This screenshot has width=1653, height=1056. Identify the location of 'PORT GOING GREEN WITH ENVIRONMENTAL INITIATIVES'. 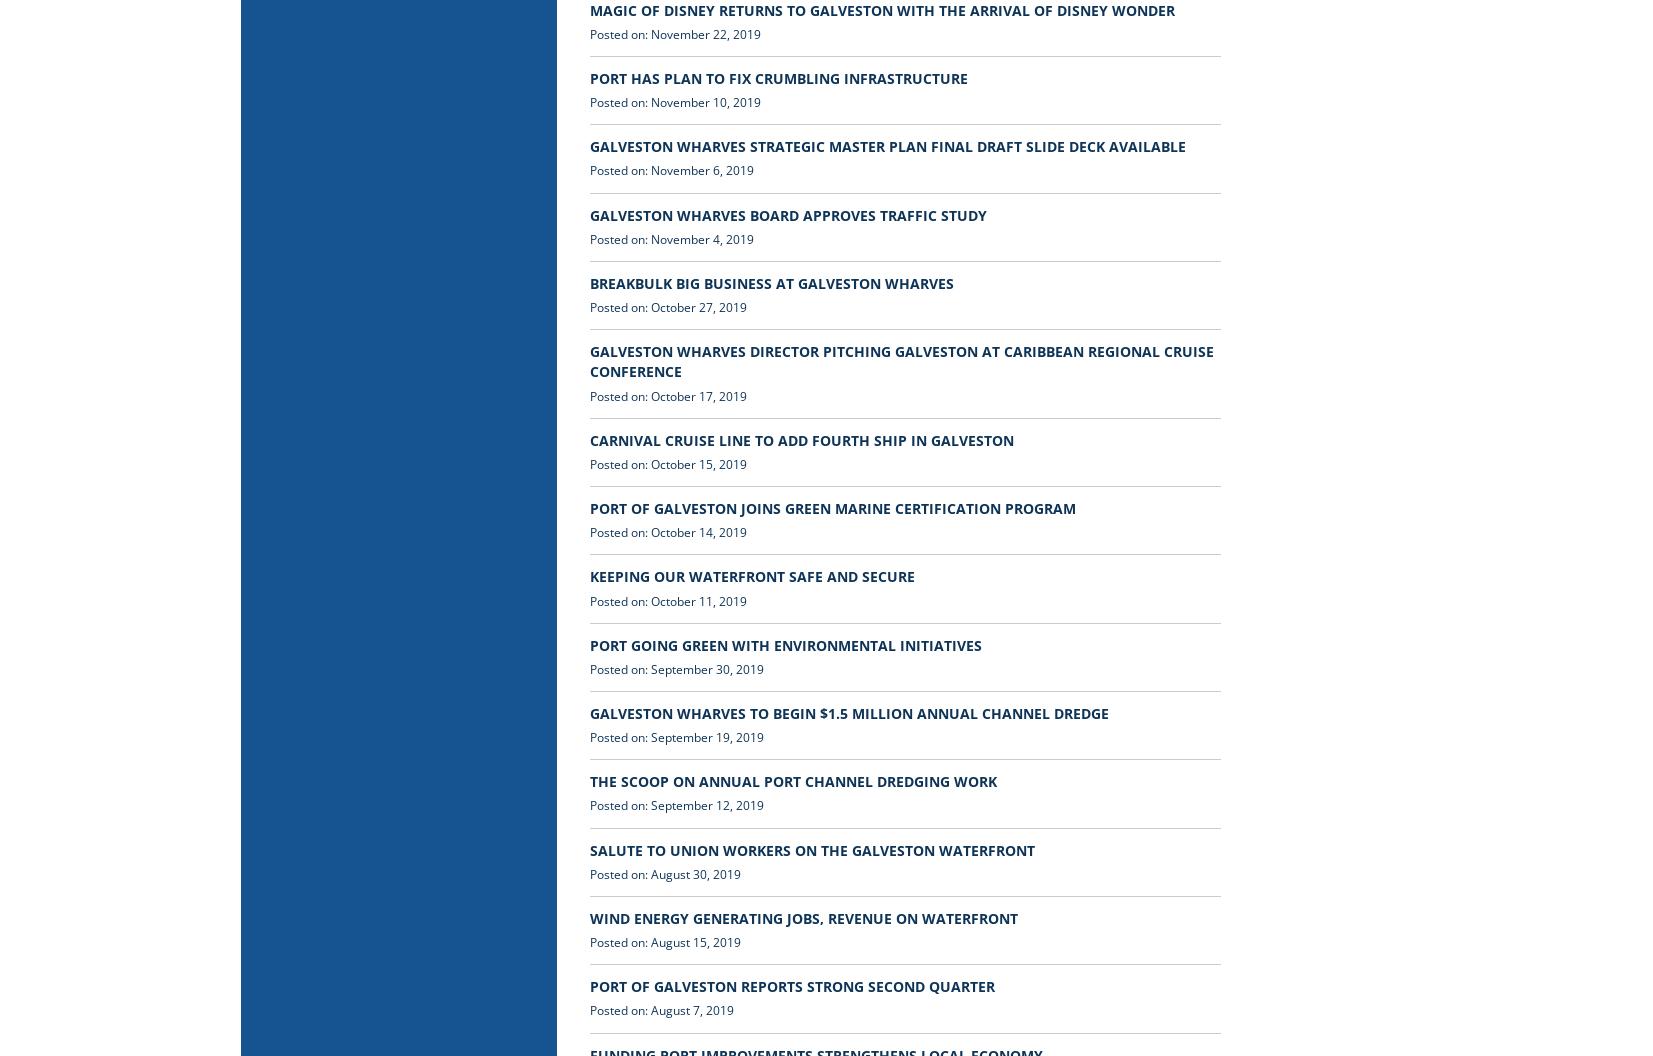
(785, 643).